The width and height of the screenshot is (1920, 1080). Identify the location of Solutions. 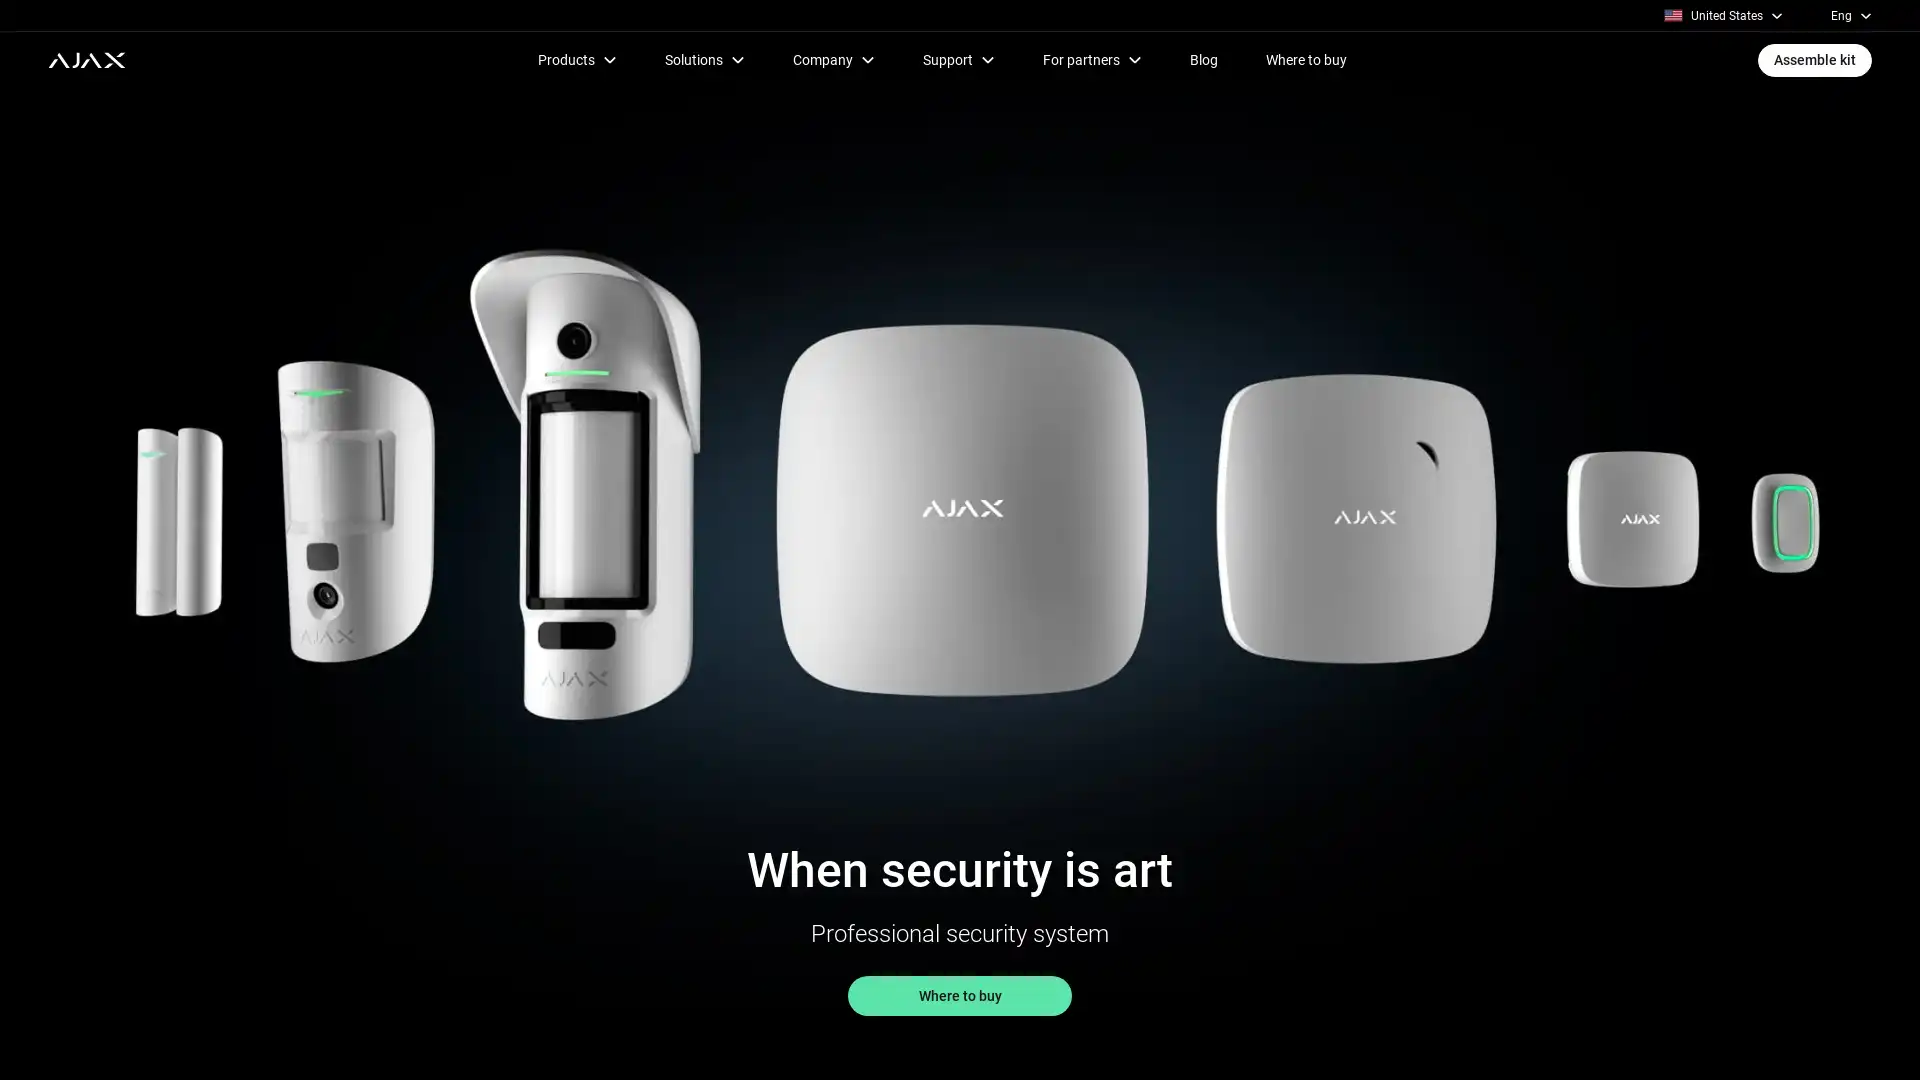
(704, 59).